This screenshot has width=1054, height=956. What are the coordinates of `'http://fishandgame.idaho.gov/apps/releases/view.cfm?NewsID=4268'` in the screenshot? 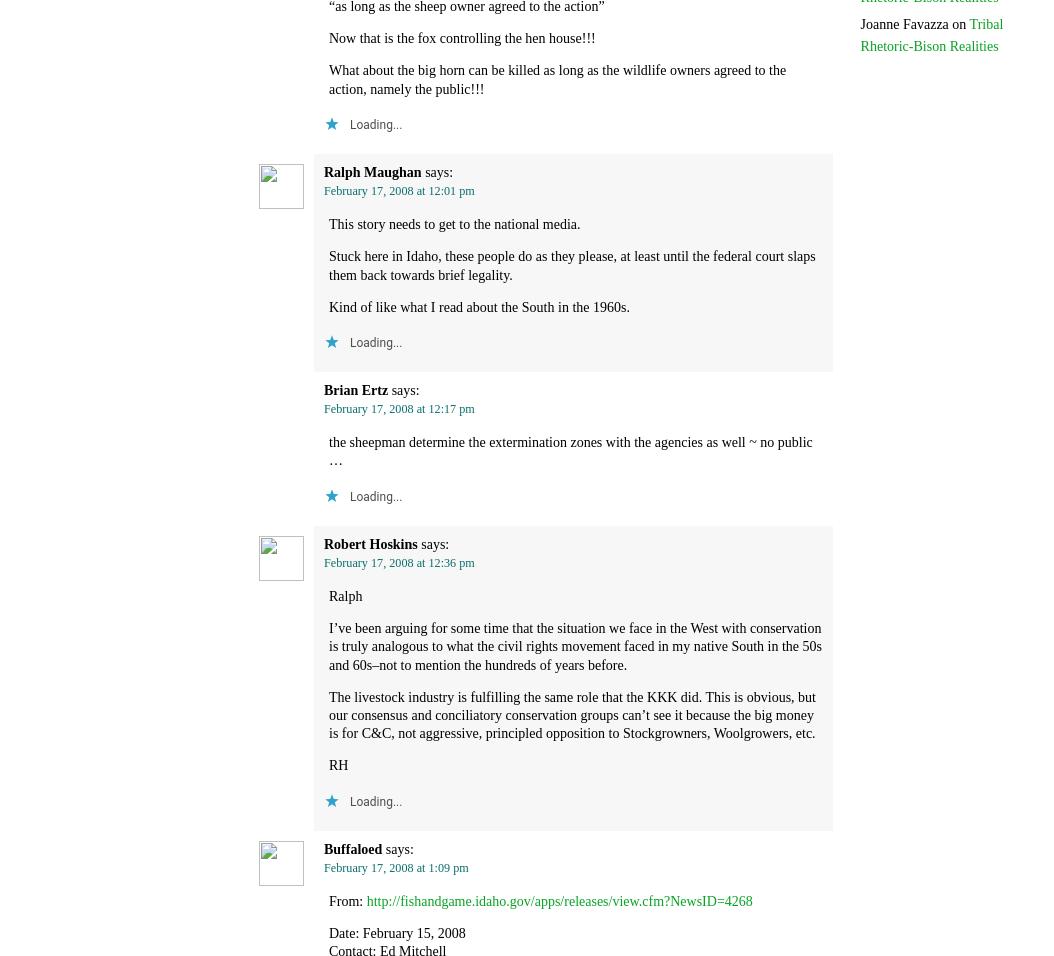 It's located at (559, 900).